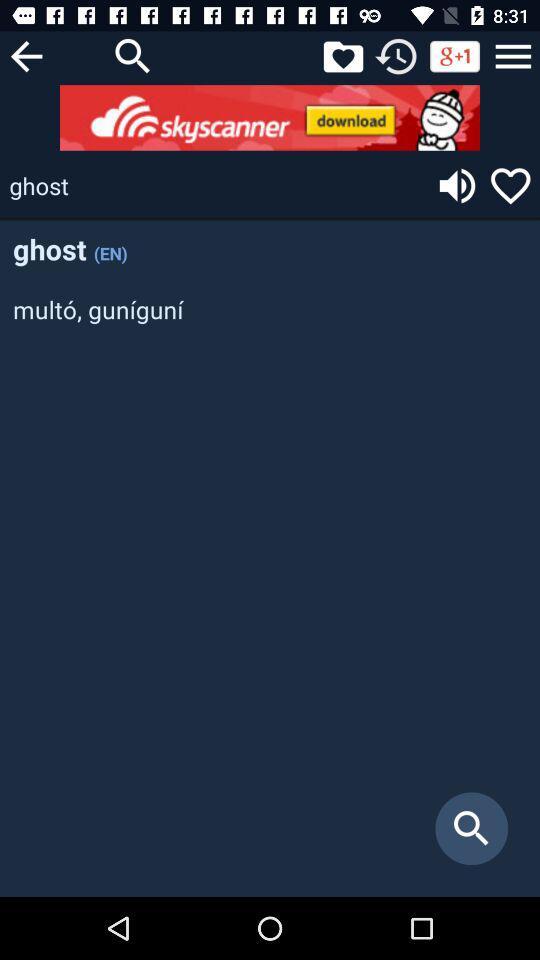  What do you see at coordinates (457, 185) in the screenshot?
I see `pronunciation` at bounding box center [457, 185].